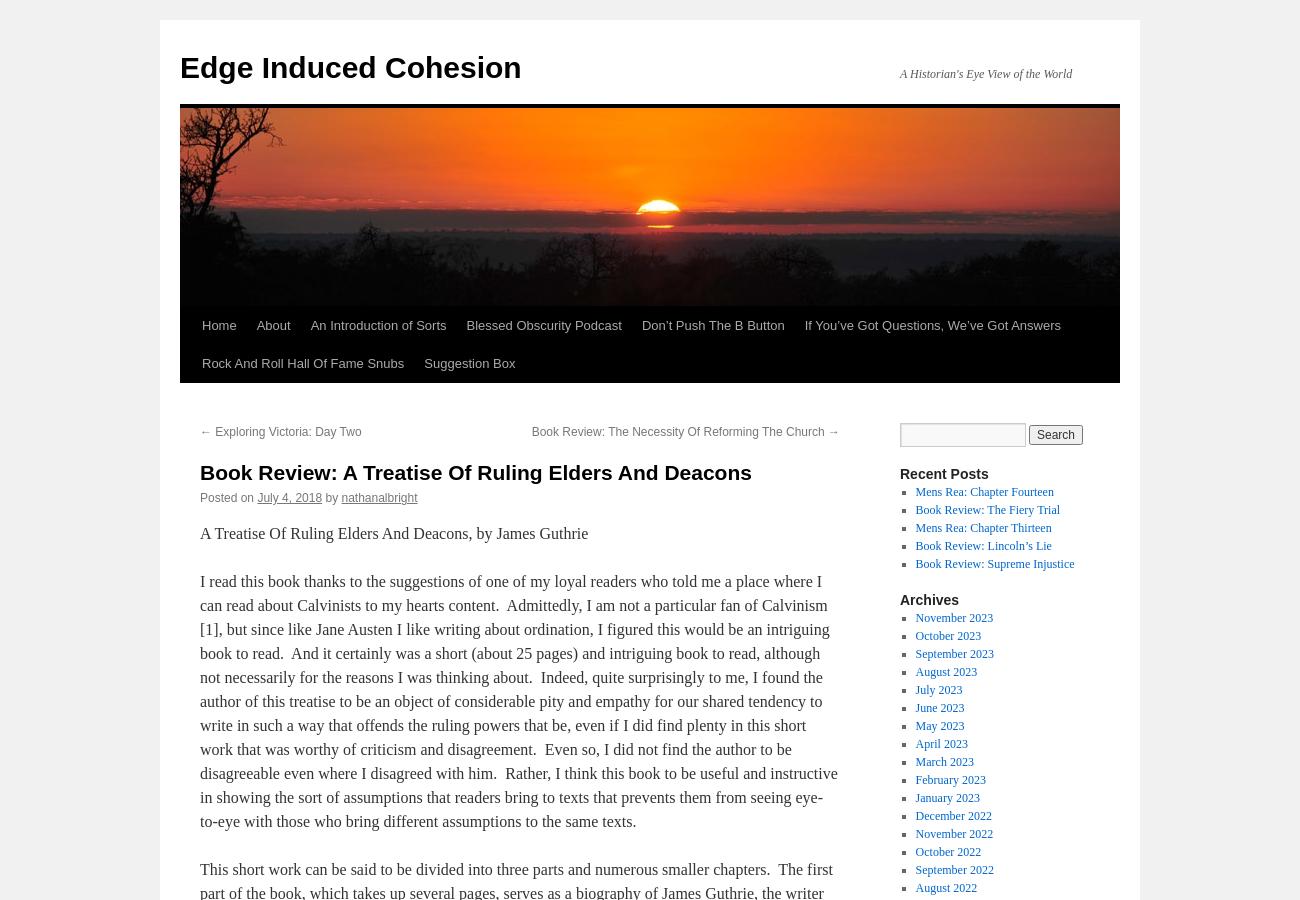  I want to click on 'Book Review:  The Fiery Trial', so click(986, 509).